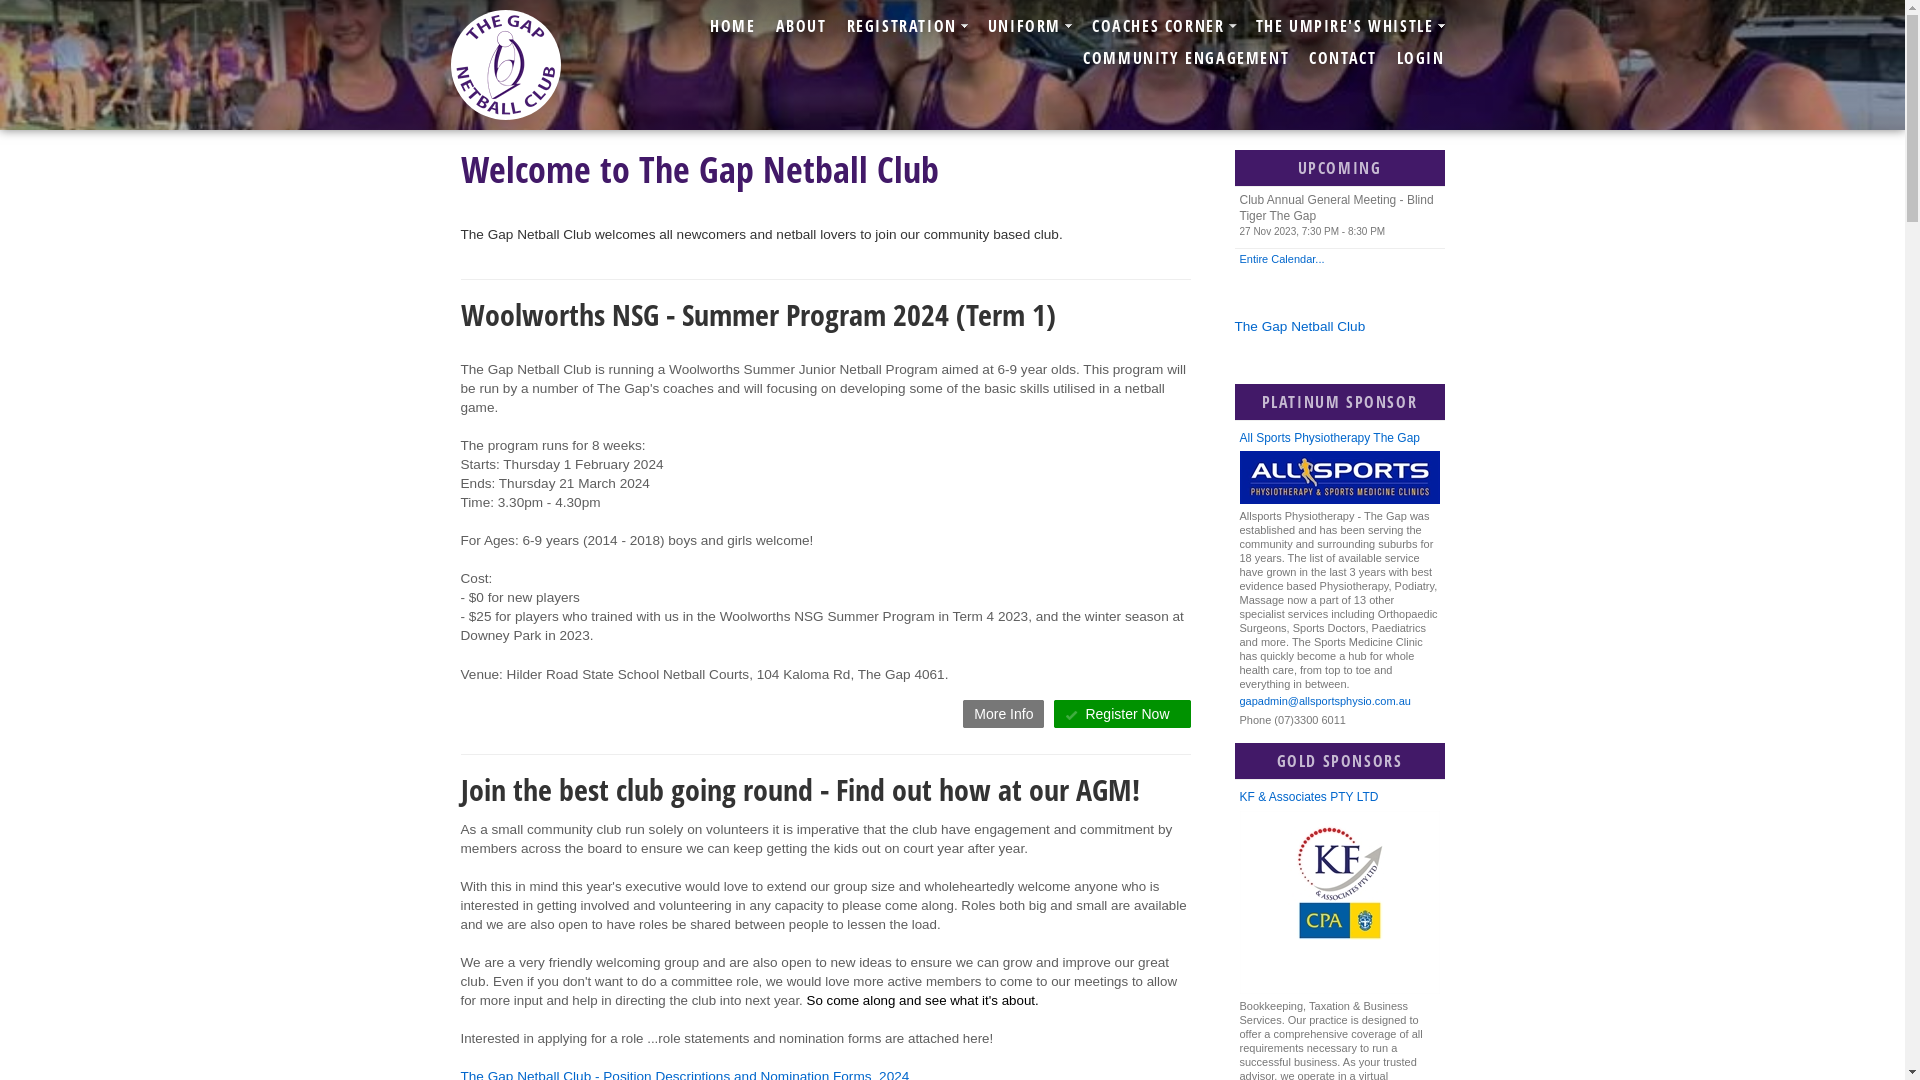 The image size is (1920, 1080). Describe the element at coordinates (906, 26) in the screenshot. I see `'REGISTRATION'` at that location.